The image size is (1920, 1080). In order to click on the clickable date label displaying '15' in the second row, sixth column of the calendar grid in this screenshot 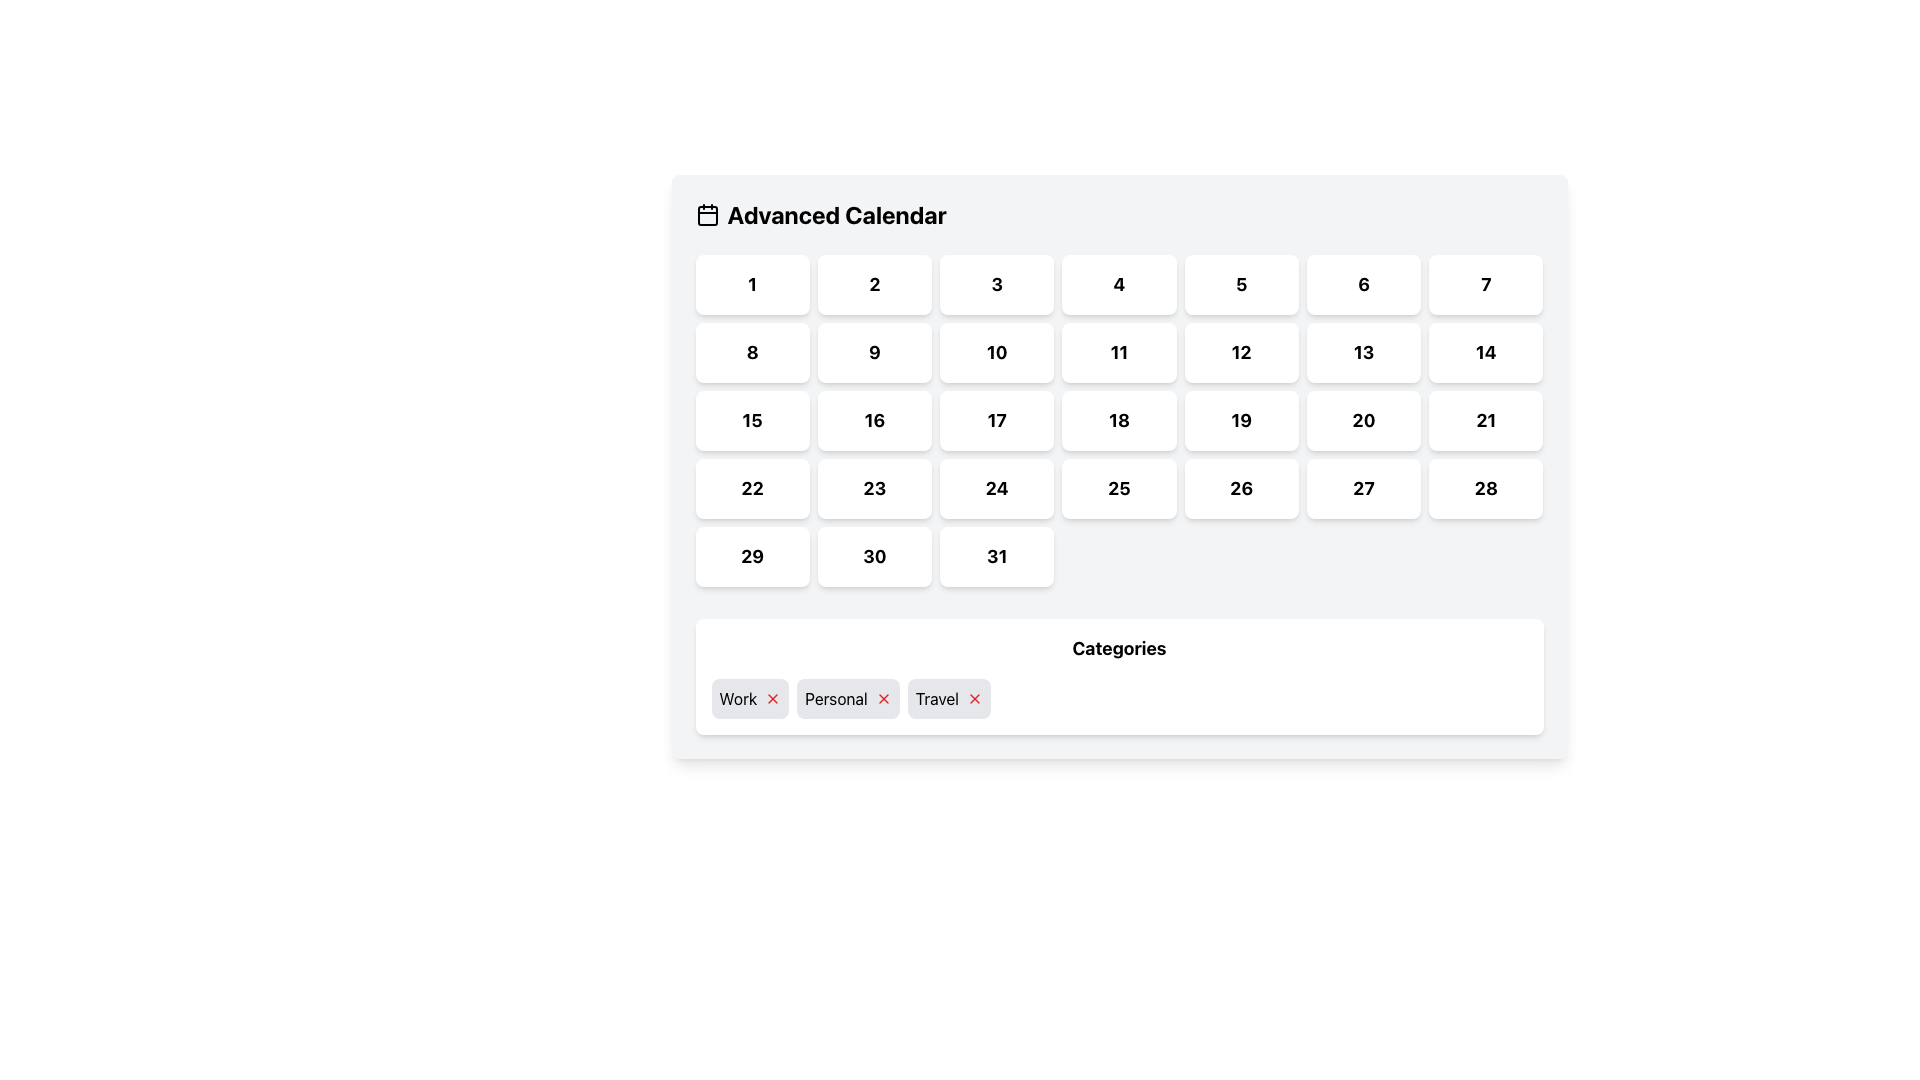, I will do `click(751, 419)`.